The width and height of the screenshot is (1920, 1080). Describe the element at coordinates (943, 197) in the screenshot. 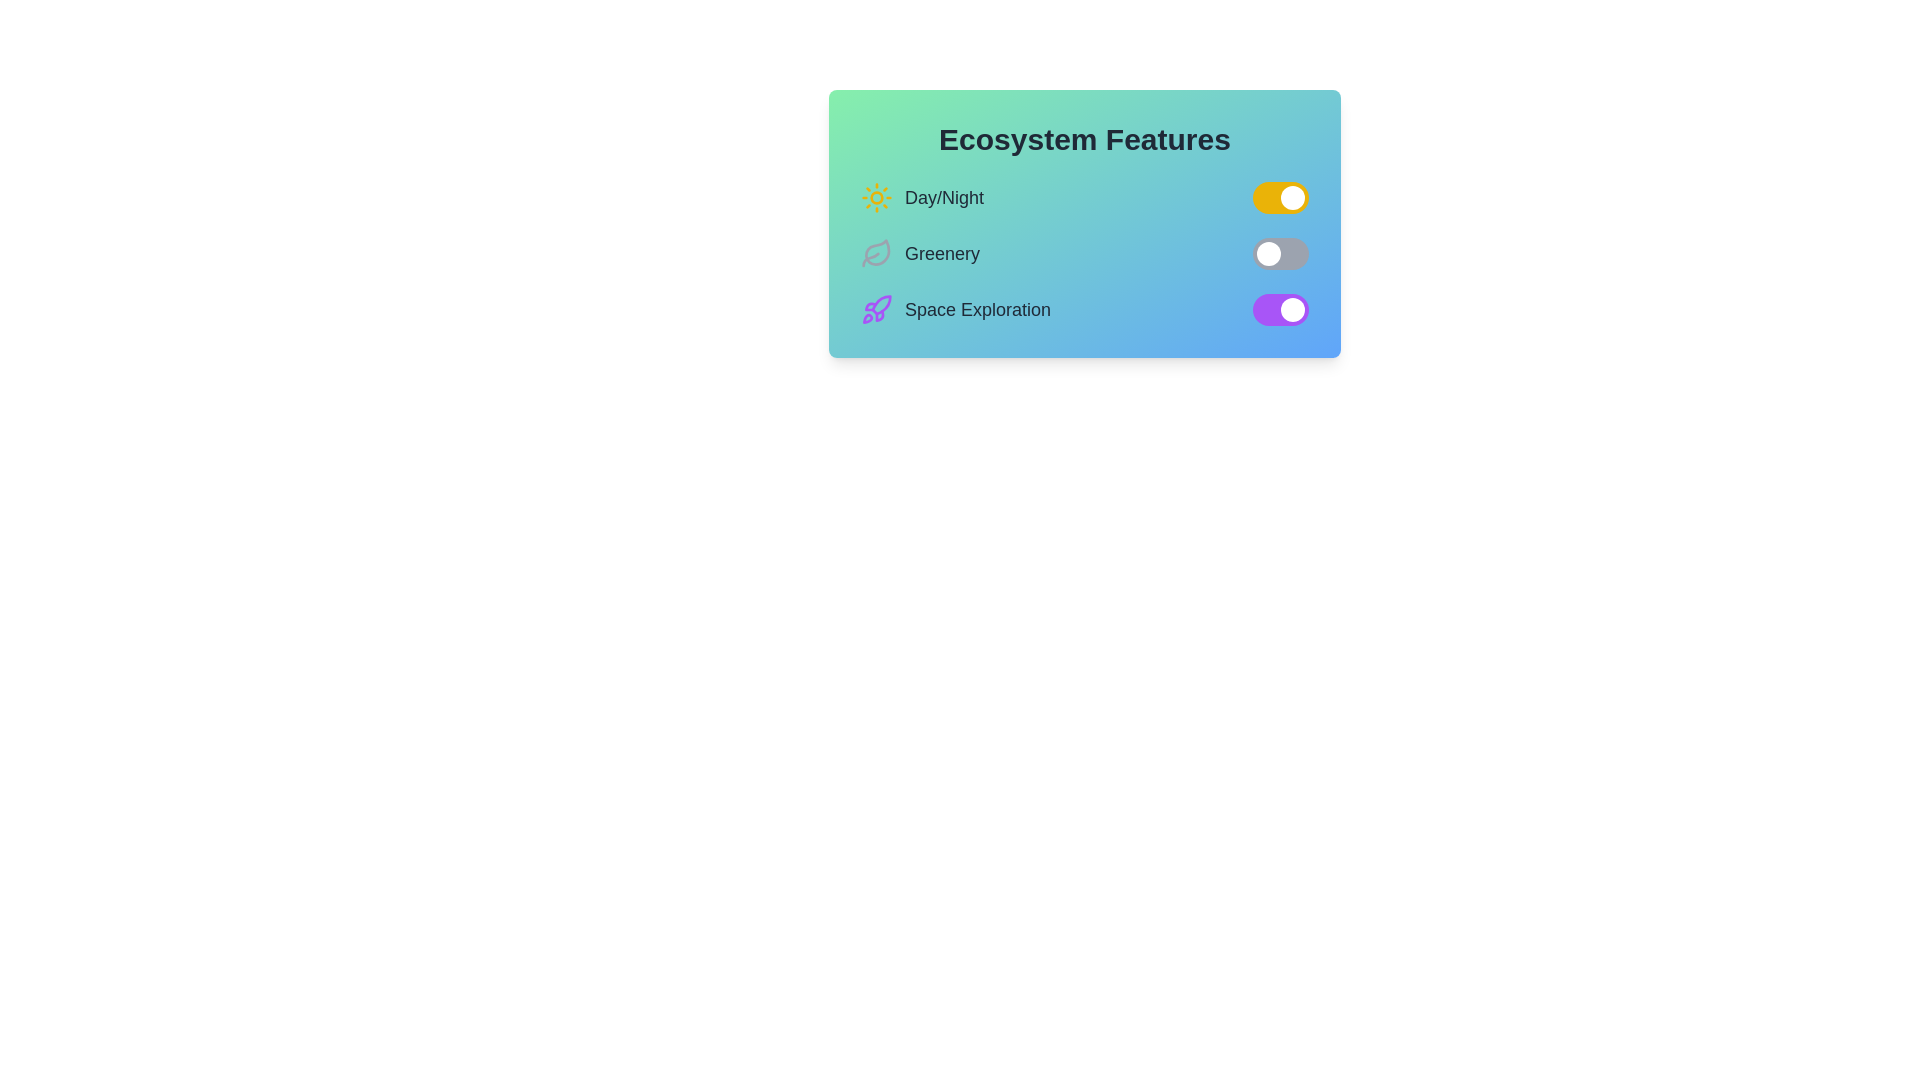

I see `the 'Day/Night' text label, which is styled in a bold, large font and positioned in the 'Ecosystem Features' panel, located adjacent to a sun icon and a toggle switch` at that location.